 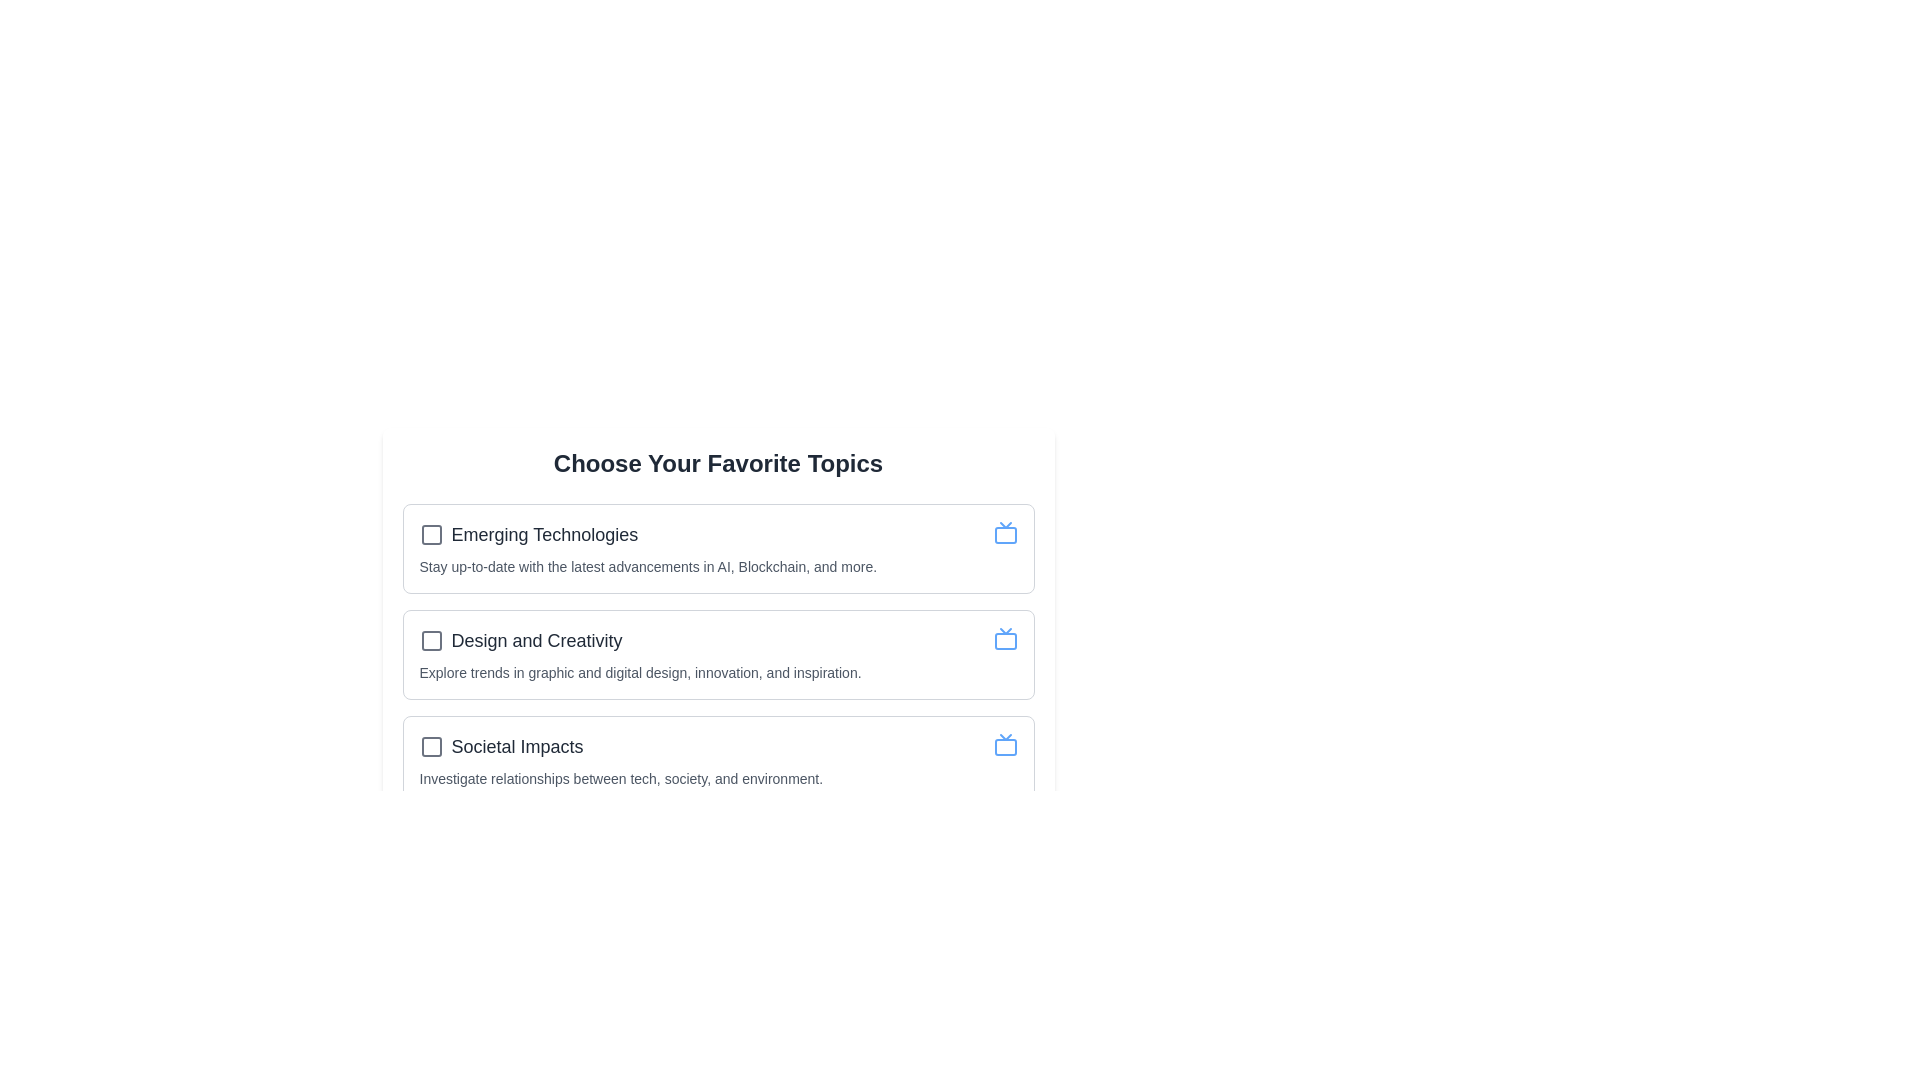 I want to click on to select the checkbox labeled 'Societal Impacts', which is the third item in a vertical list of topics, following 'Emerging Technologies' and 'Design and Creativity', so click(x=501, y=747).